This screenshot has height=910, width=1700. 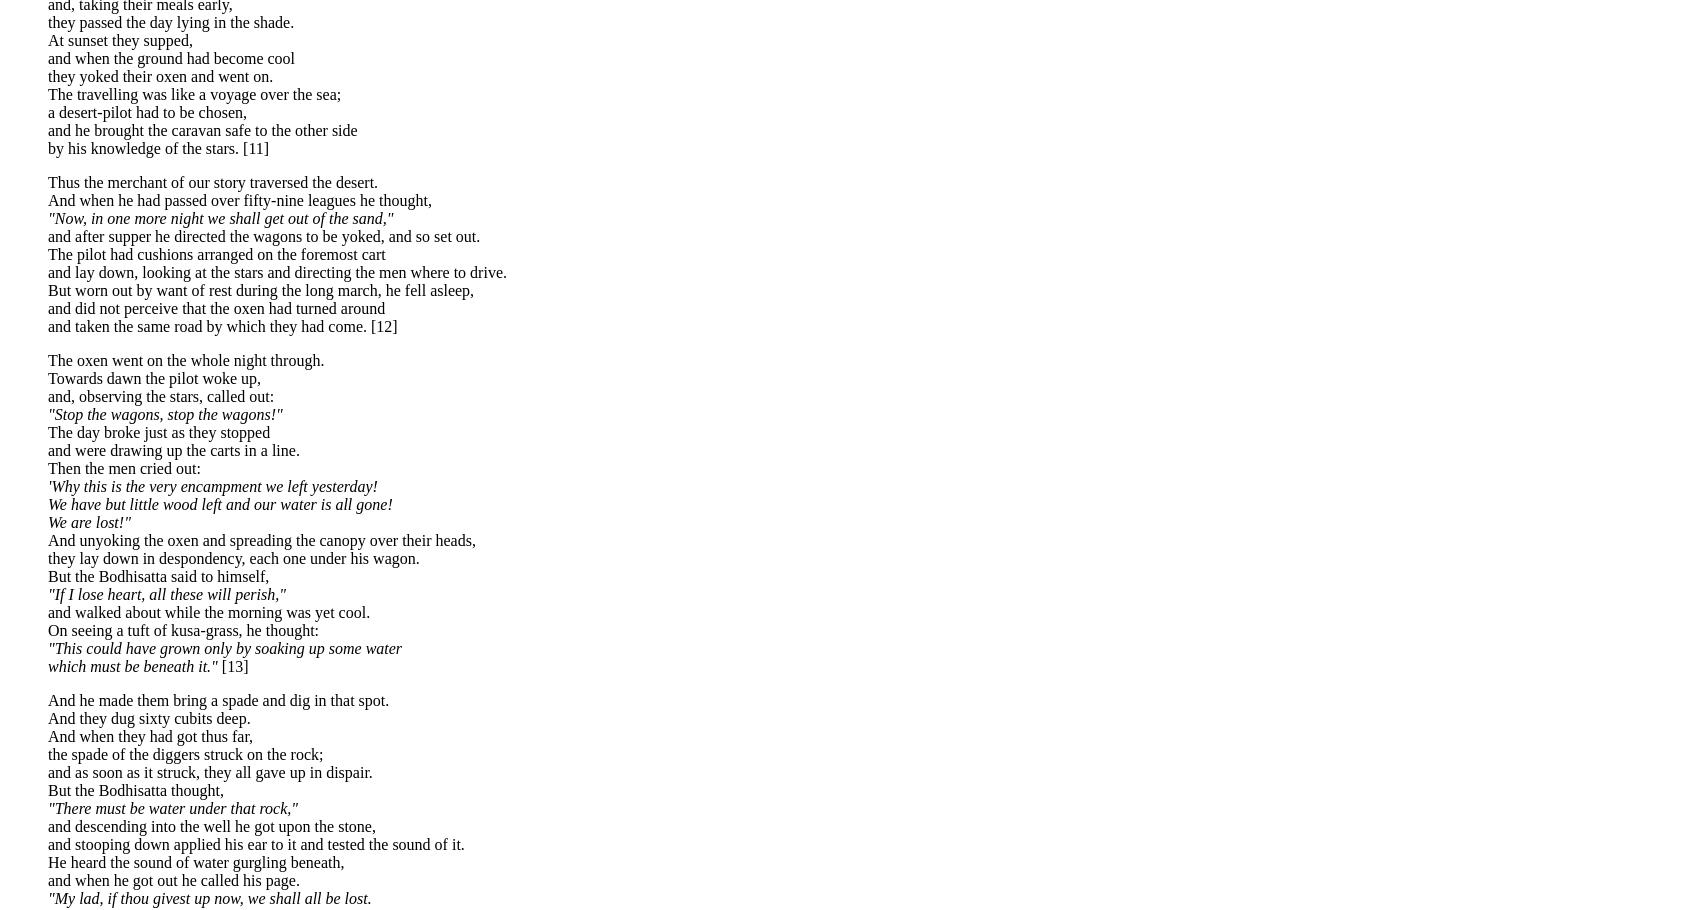 I want to click on 'Thus the merchant of our story traversed the desert.', so click(x=213, y=181).